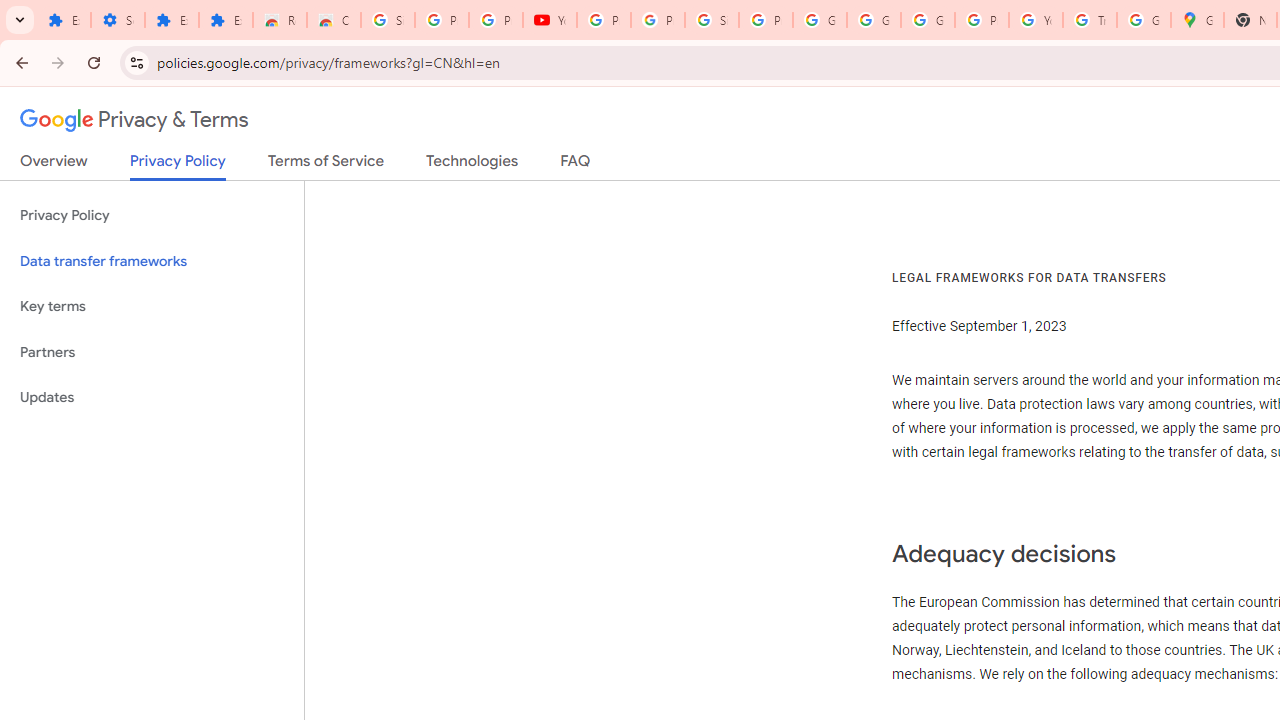 The image size is (1280, 720). I want to click on 'Google Account', so click(874, 20).